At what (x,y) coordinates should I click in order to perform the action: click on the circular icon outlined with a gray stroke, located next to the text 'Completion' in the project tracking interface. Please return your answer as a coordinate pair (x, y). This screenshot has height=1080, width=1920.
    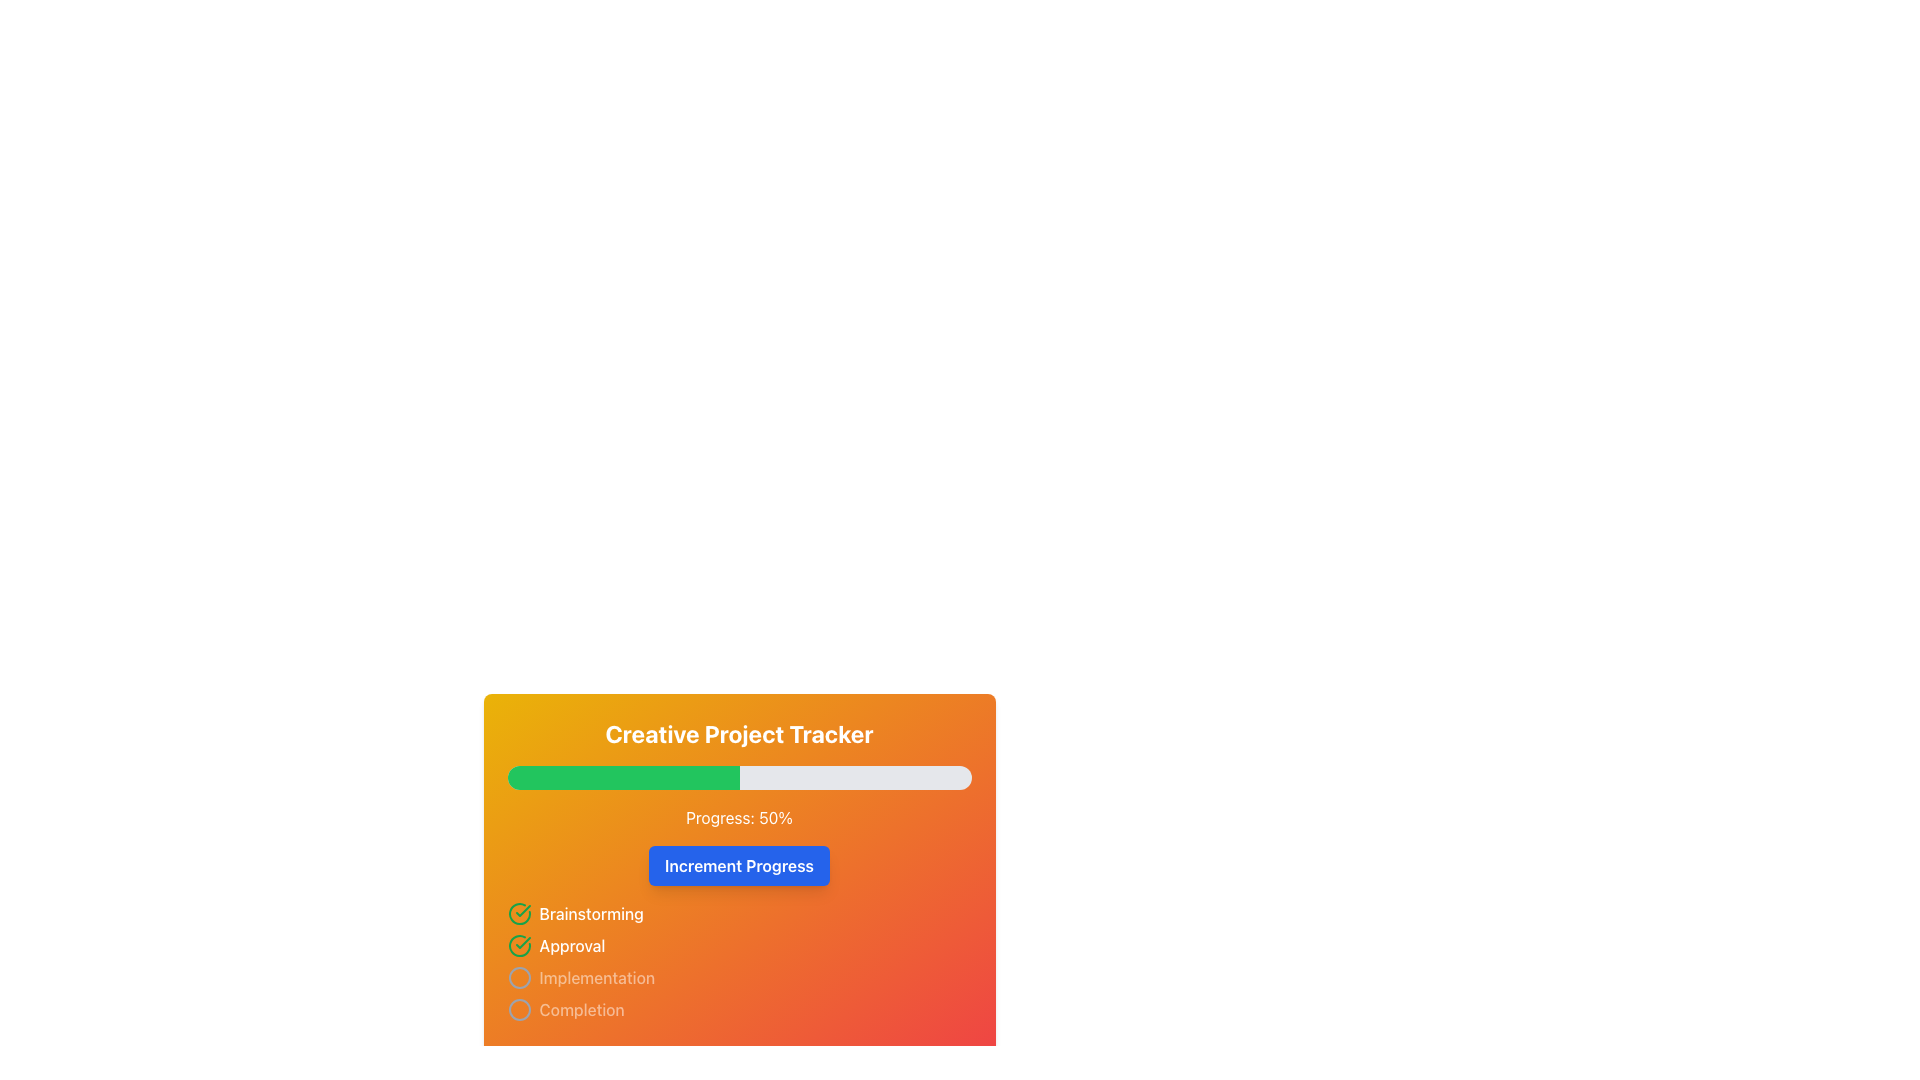
    Looking at the image, I should click on (519, 1010).